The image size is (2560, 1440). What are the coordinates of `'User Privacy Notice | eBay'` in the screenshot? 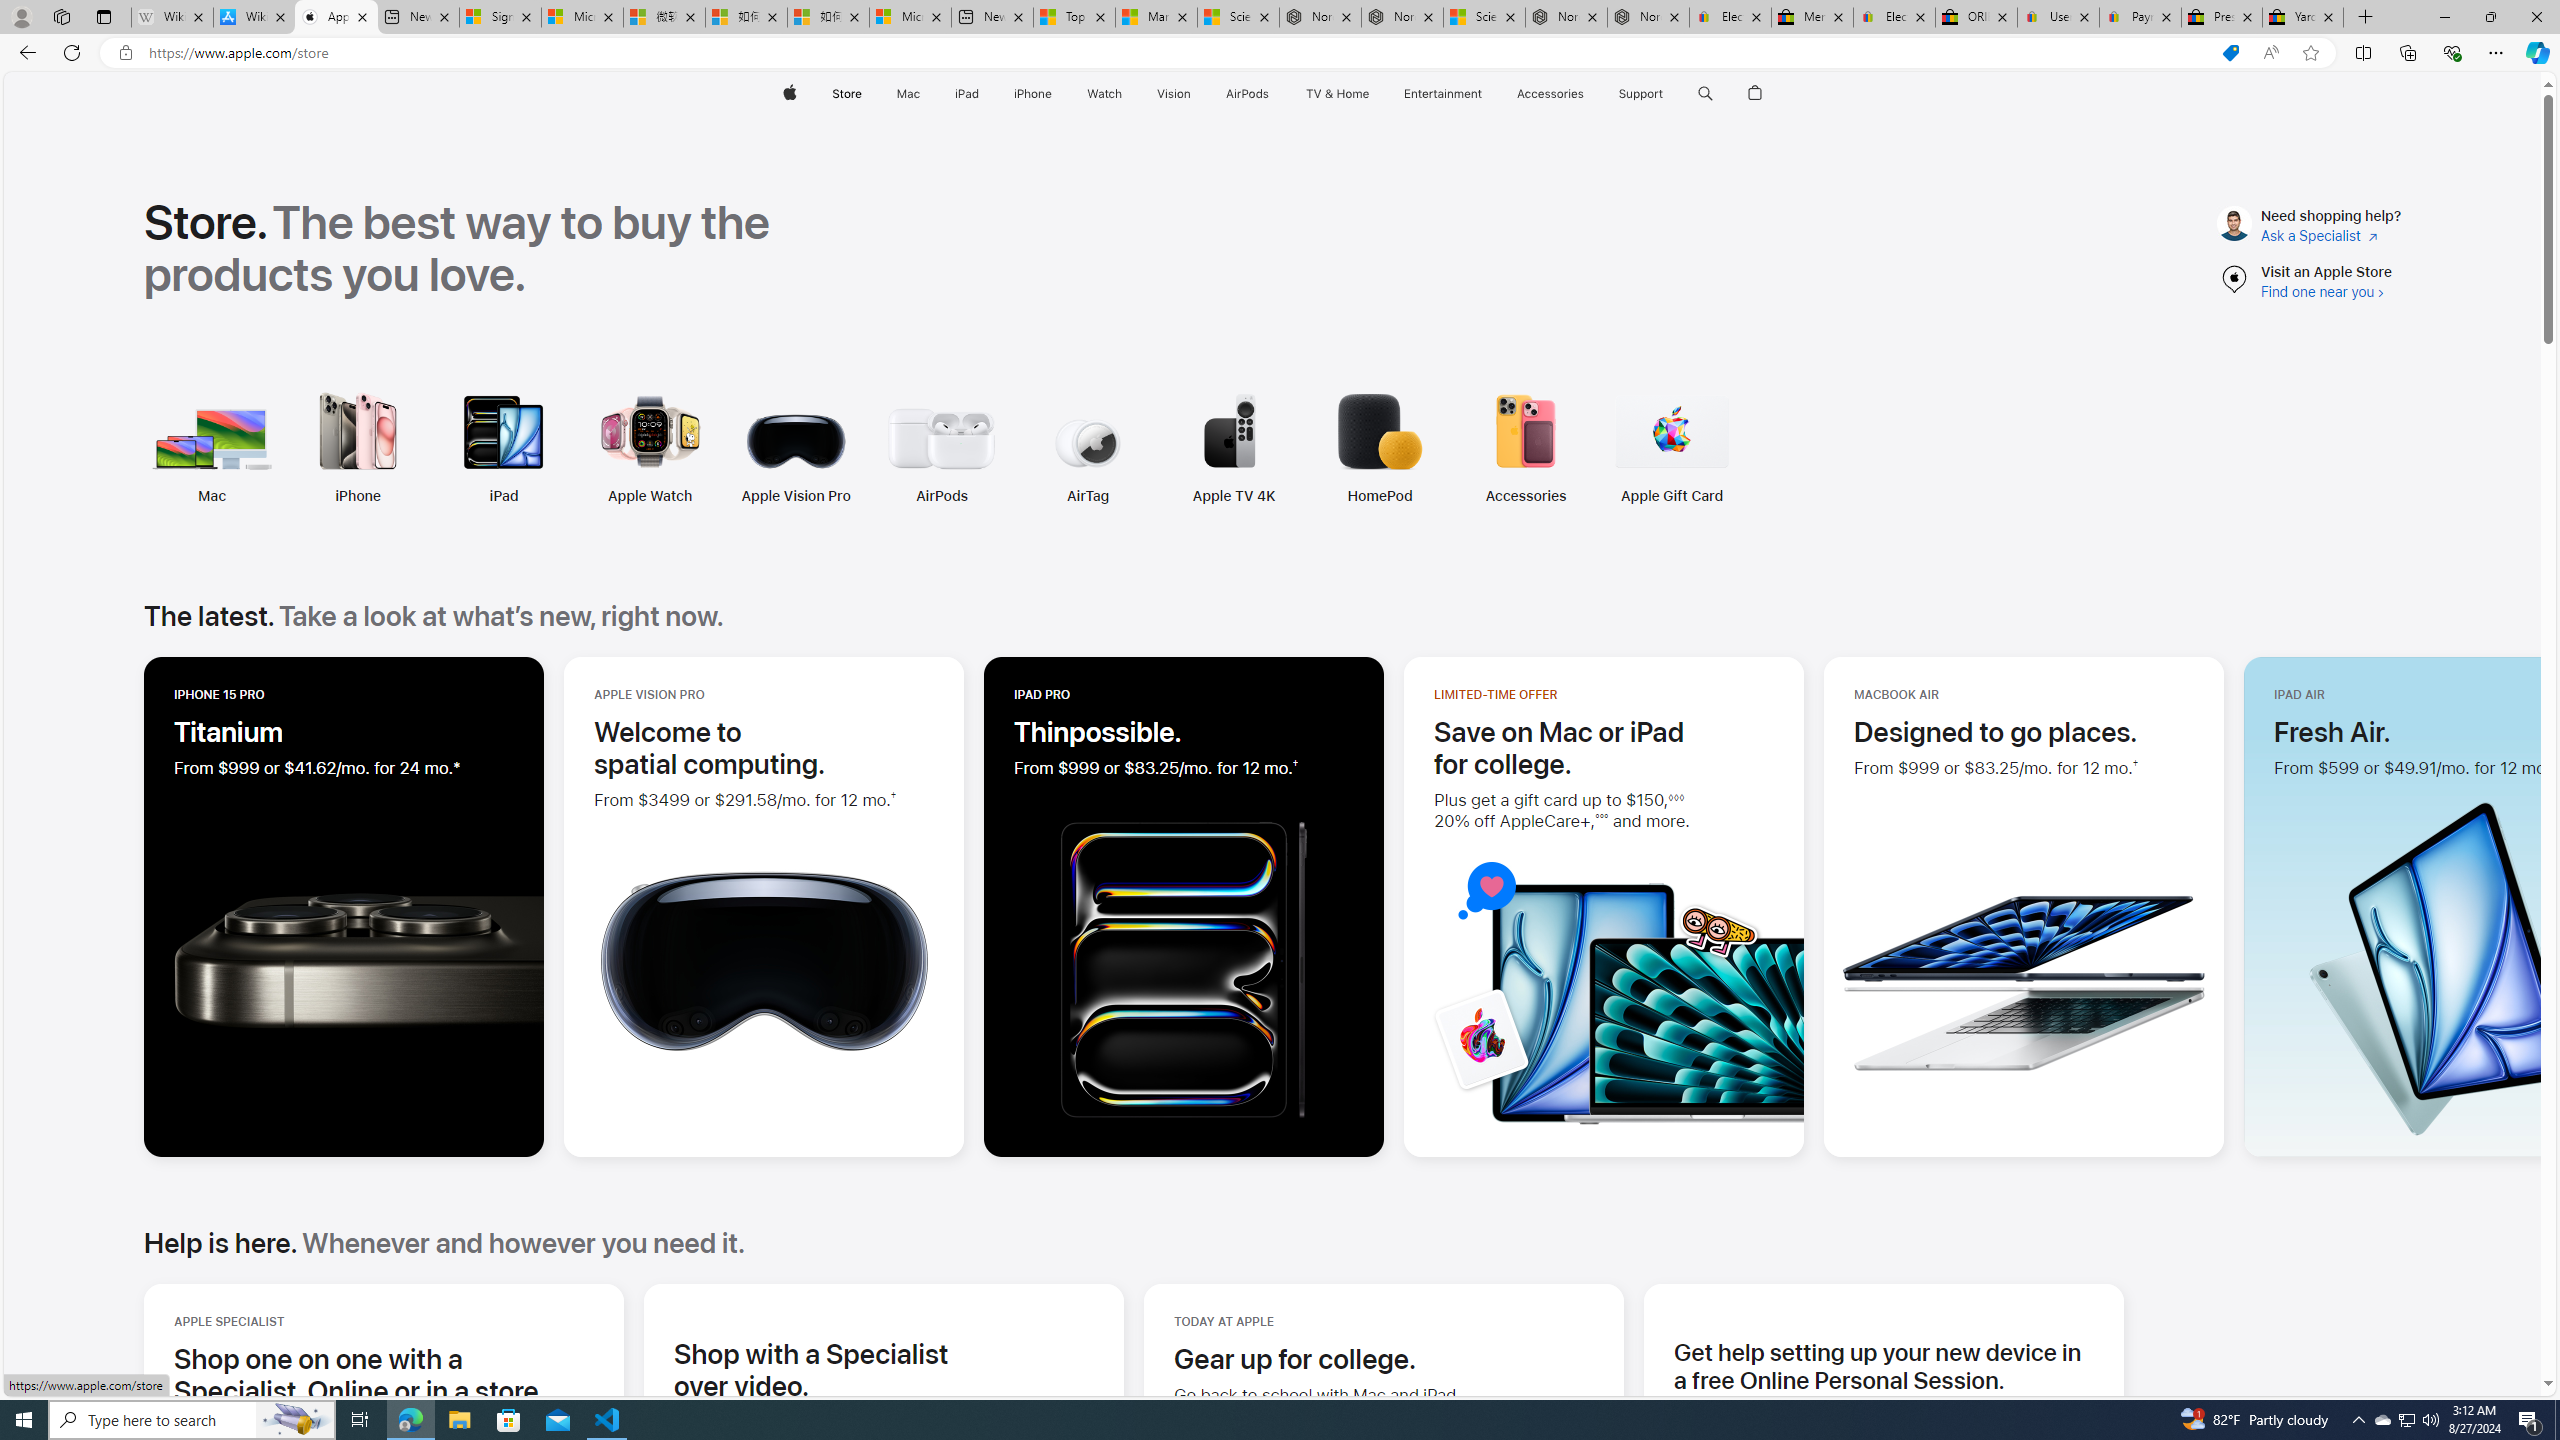 It's located at (2058, 16).